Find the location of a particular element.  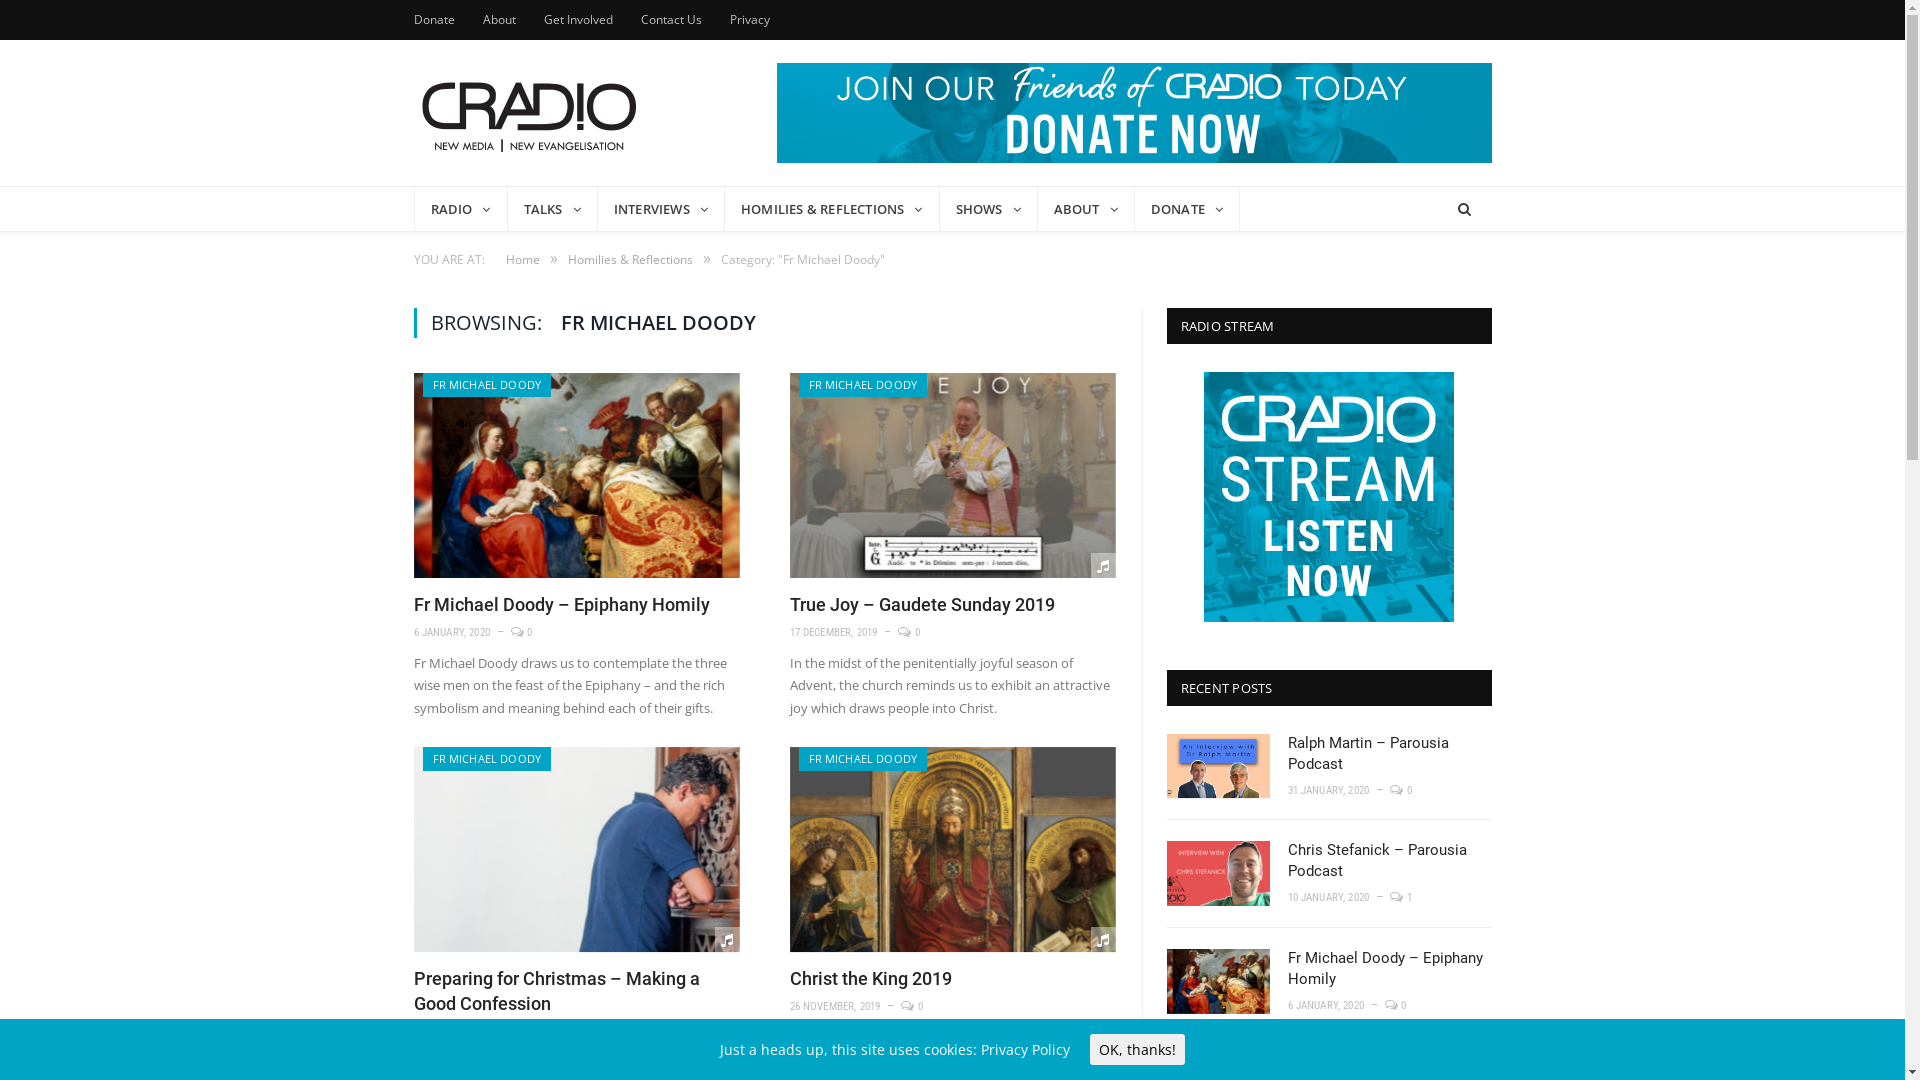

'INTERVIEWS' is located at coordinates (661, 208).